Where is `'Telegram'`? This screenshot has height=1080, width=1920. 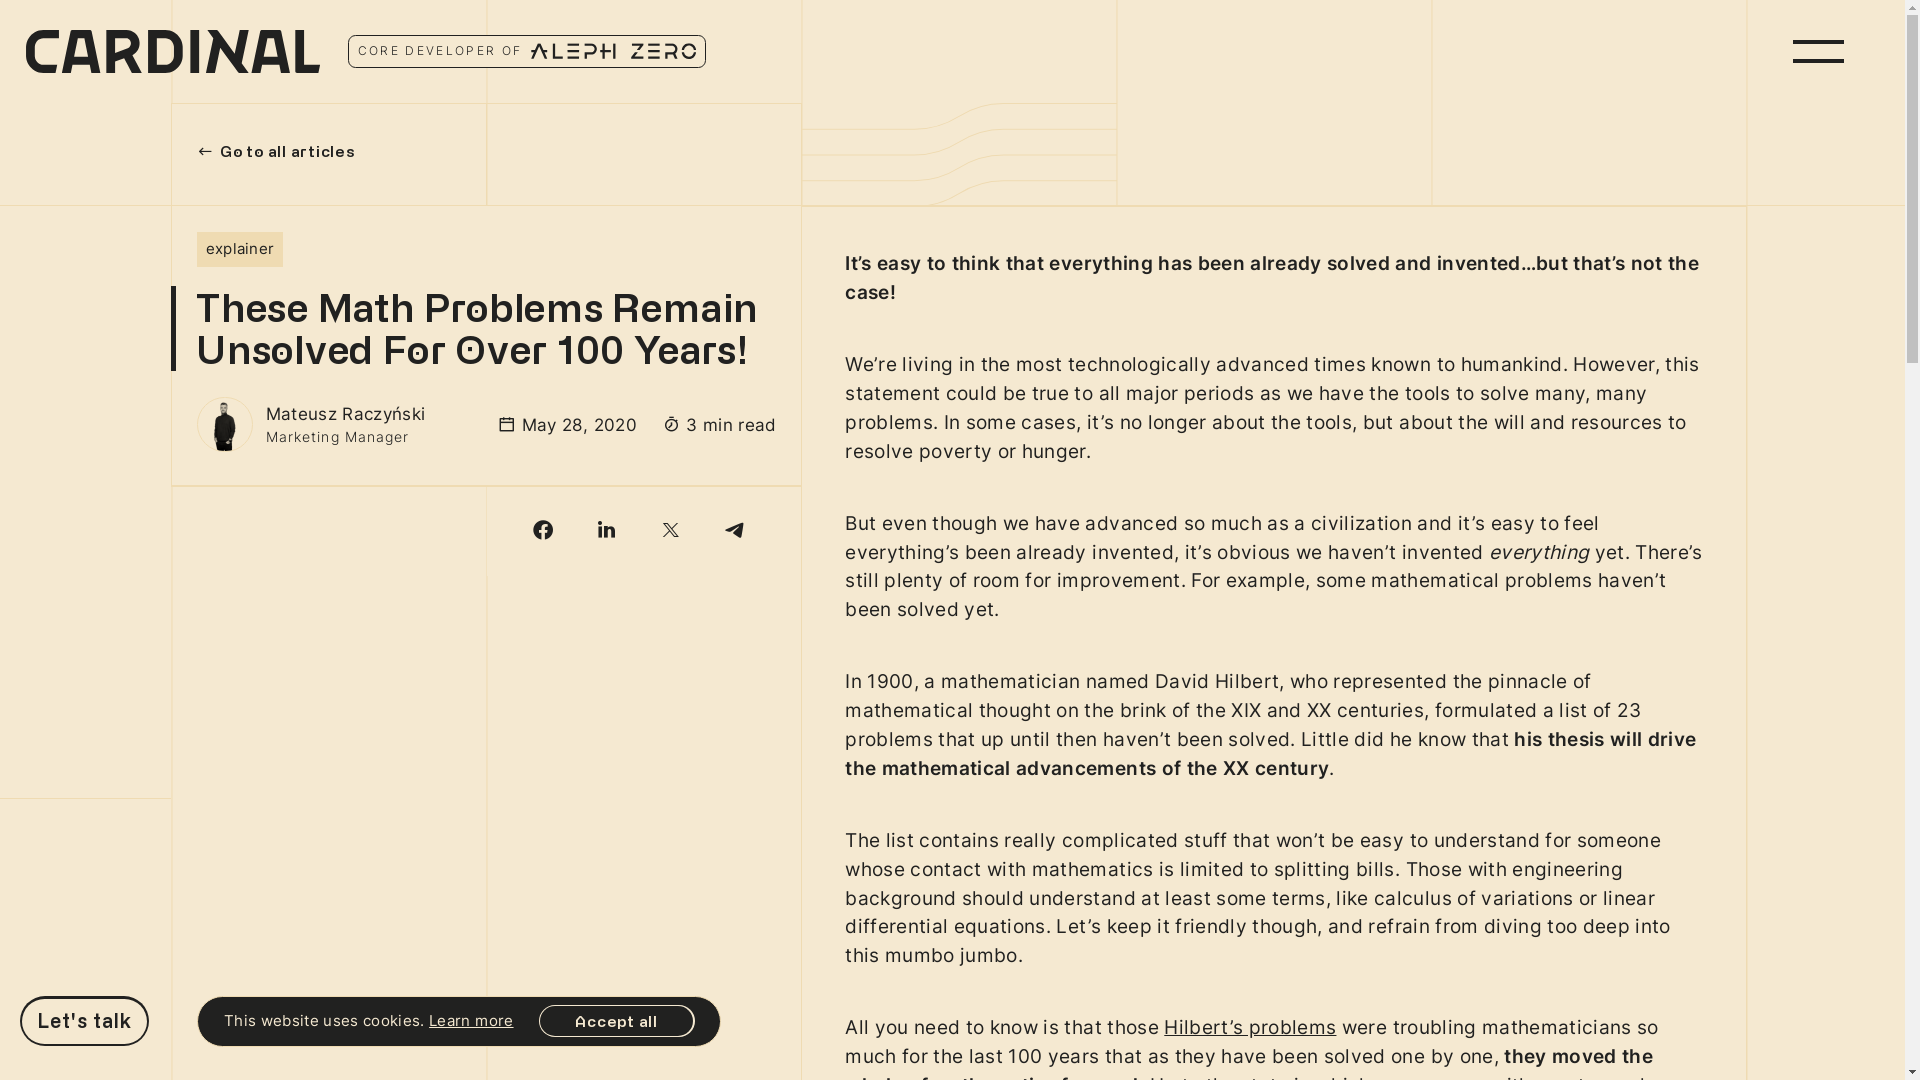
'Telegram' is located at coordinates (735, 530).